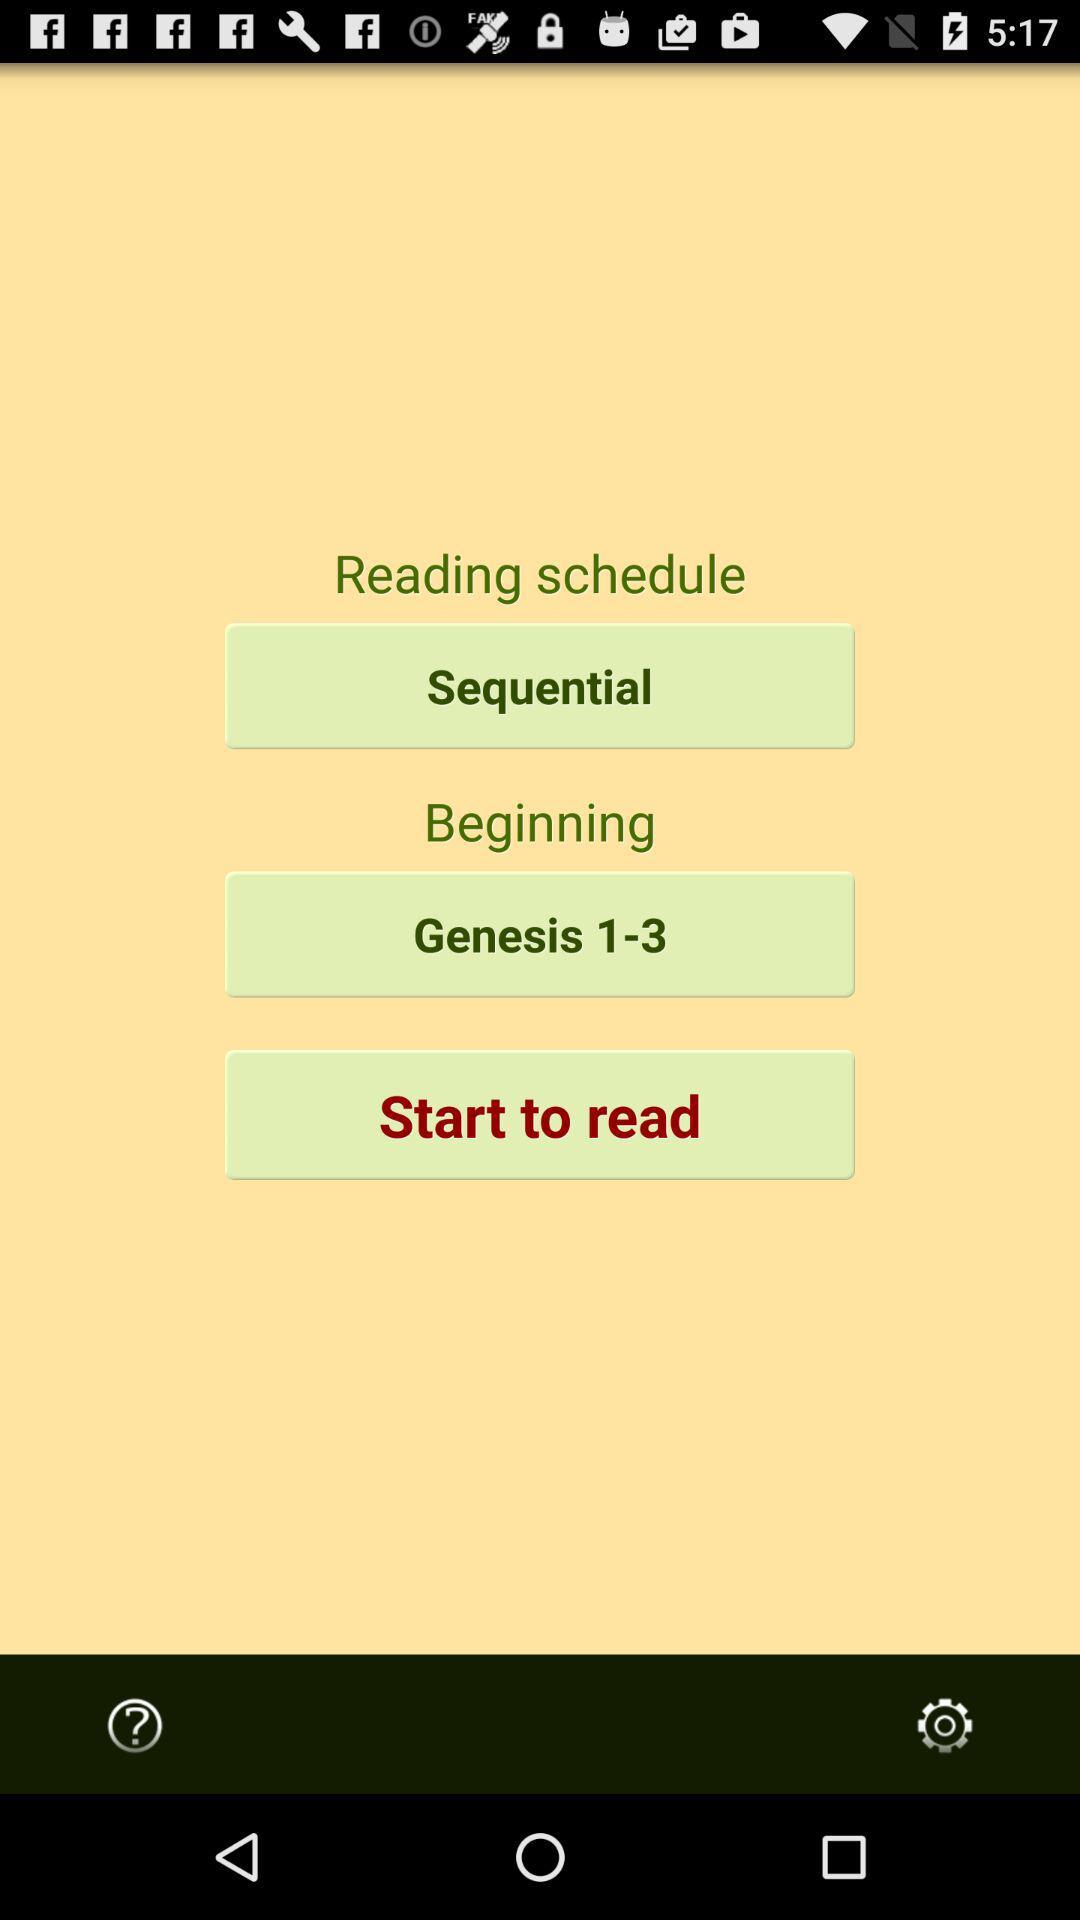 The width and height of the screenshot is (1080, 1920). Describe the element at coordinates (540, 686) in the screenshot. I see `sequential icon` at that location.